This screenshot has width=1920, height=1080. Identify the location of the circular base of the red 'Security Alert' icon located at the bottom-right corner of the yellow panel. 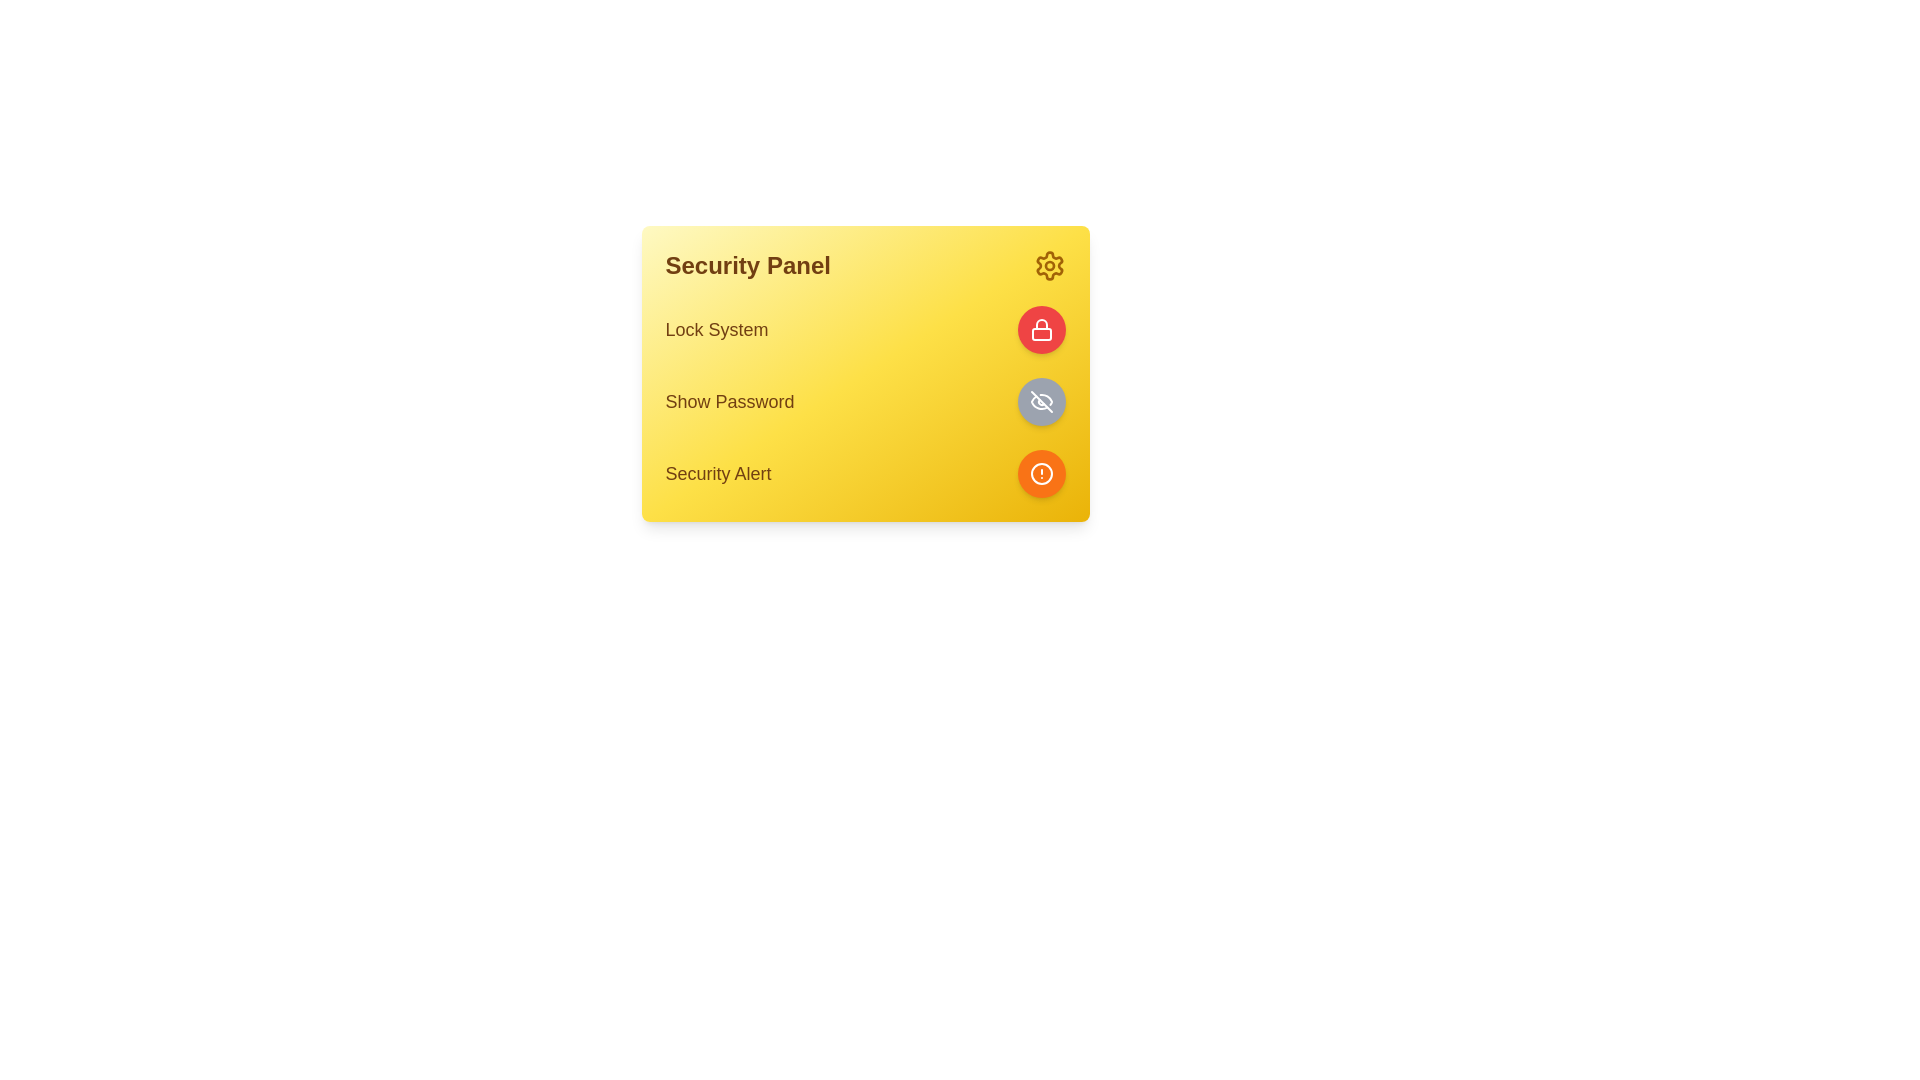
(1040, 474).